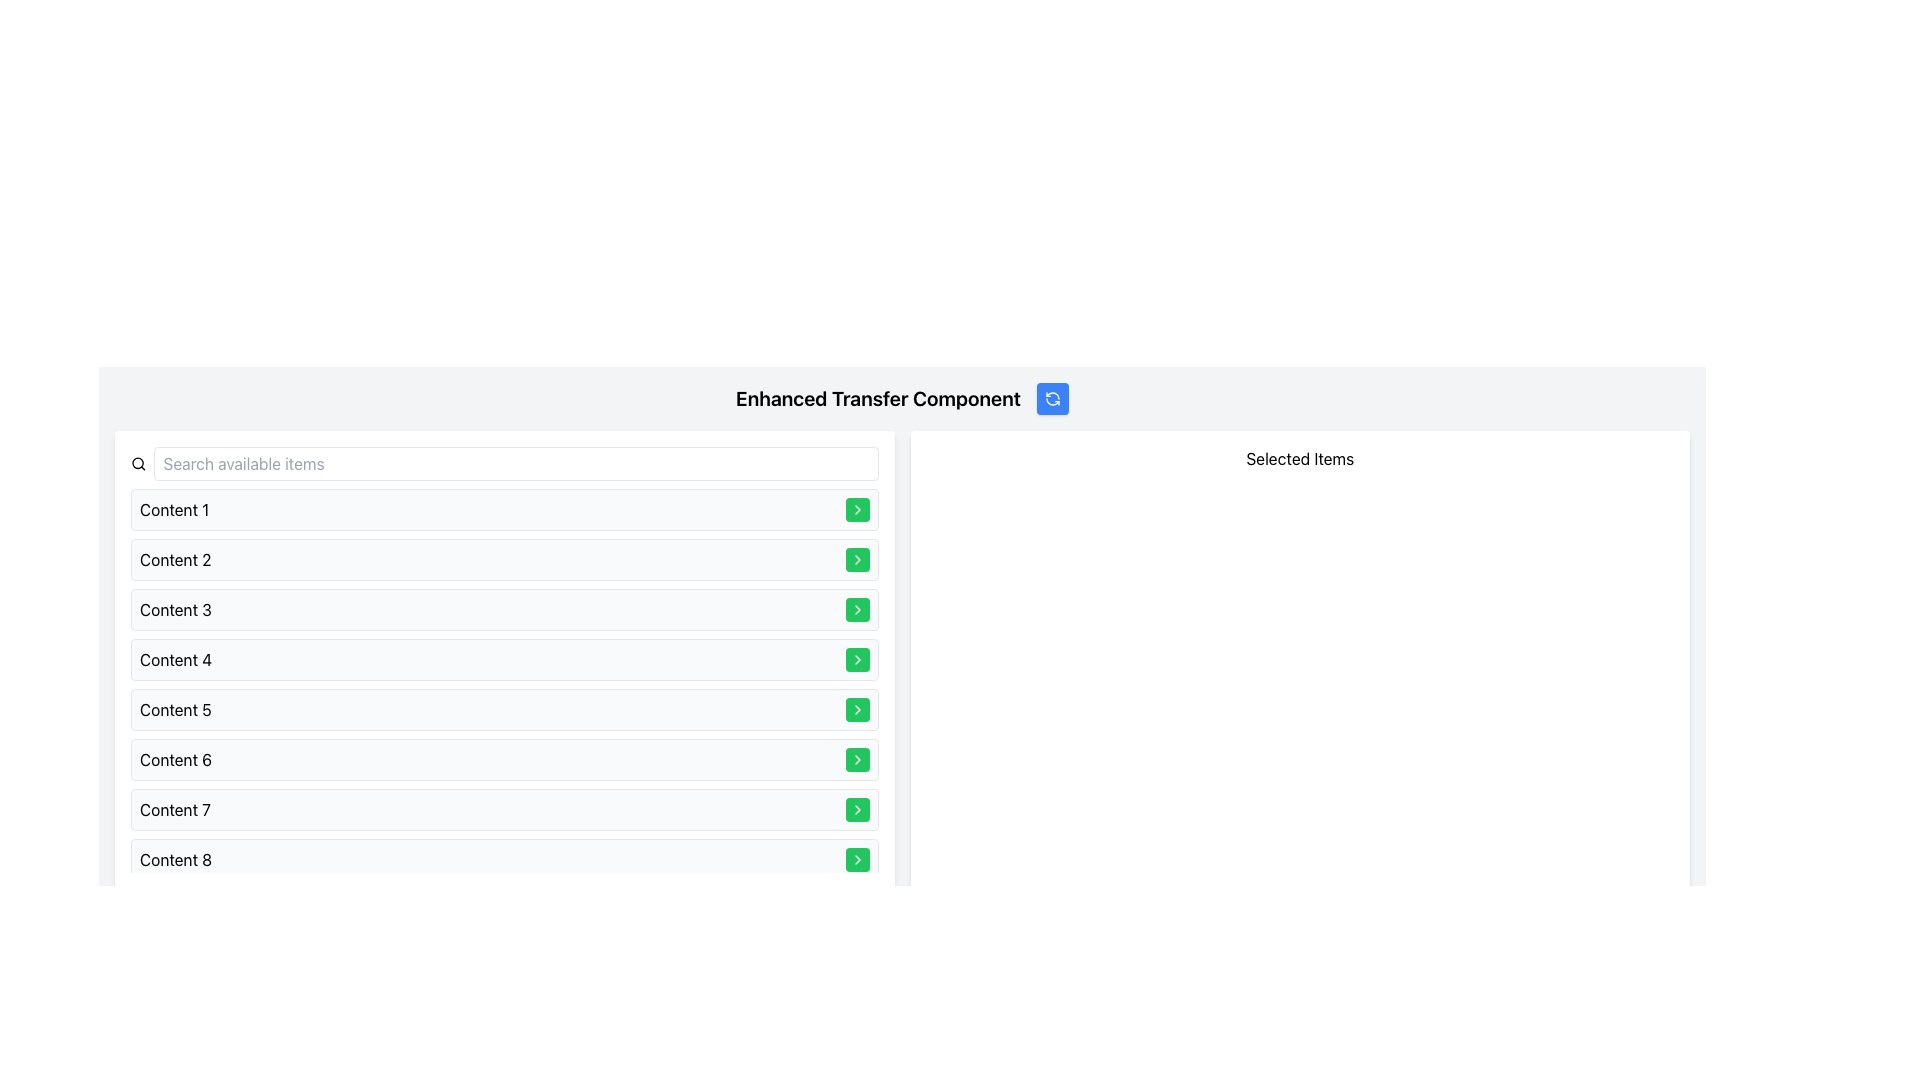  What do you see at coordinates (857, 859) in the screenshot?
I see `the green button with a chevron icon located in the 'Search available items' section, rightmost in the 'Content 8' row` at bounding box center [857, 859].